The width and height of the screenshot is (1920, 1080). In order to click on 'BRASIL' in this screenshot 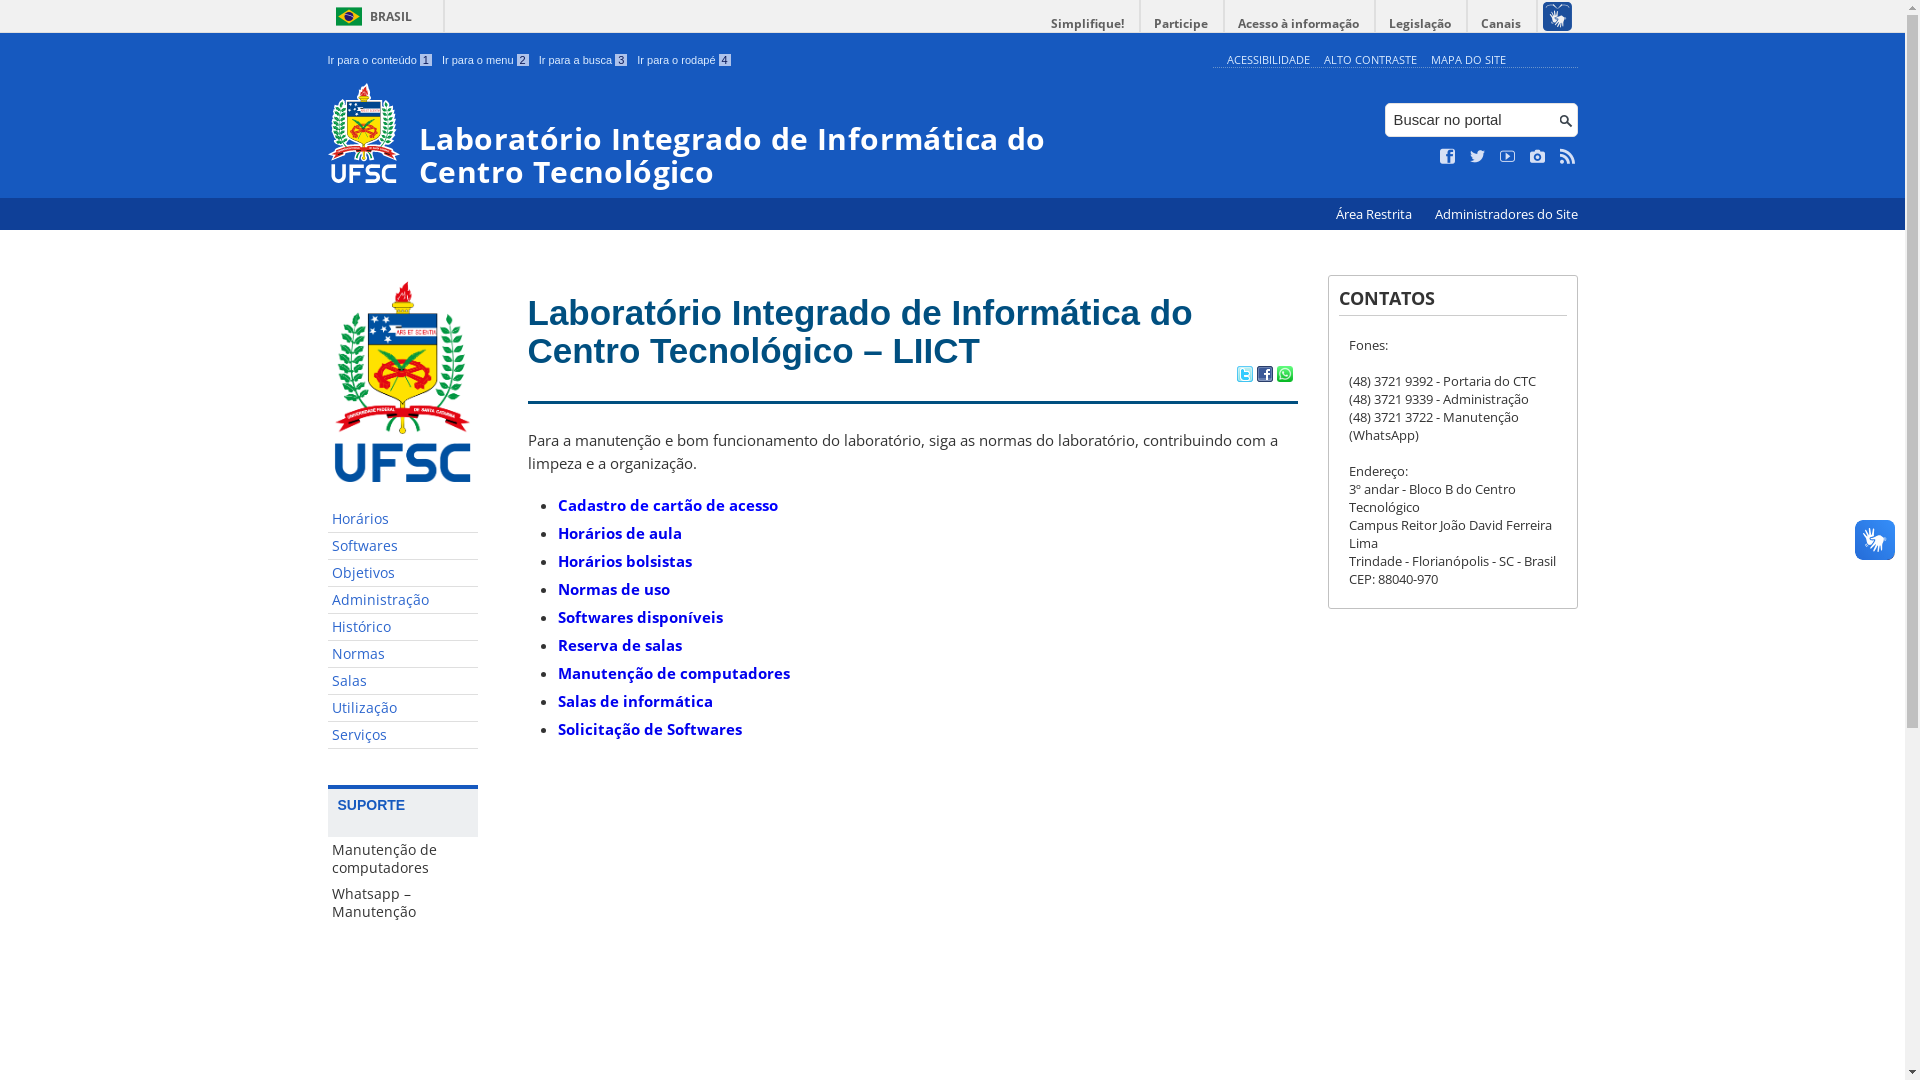, I will do `click(327, 16)`.